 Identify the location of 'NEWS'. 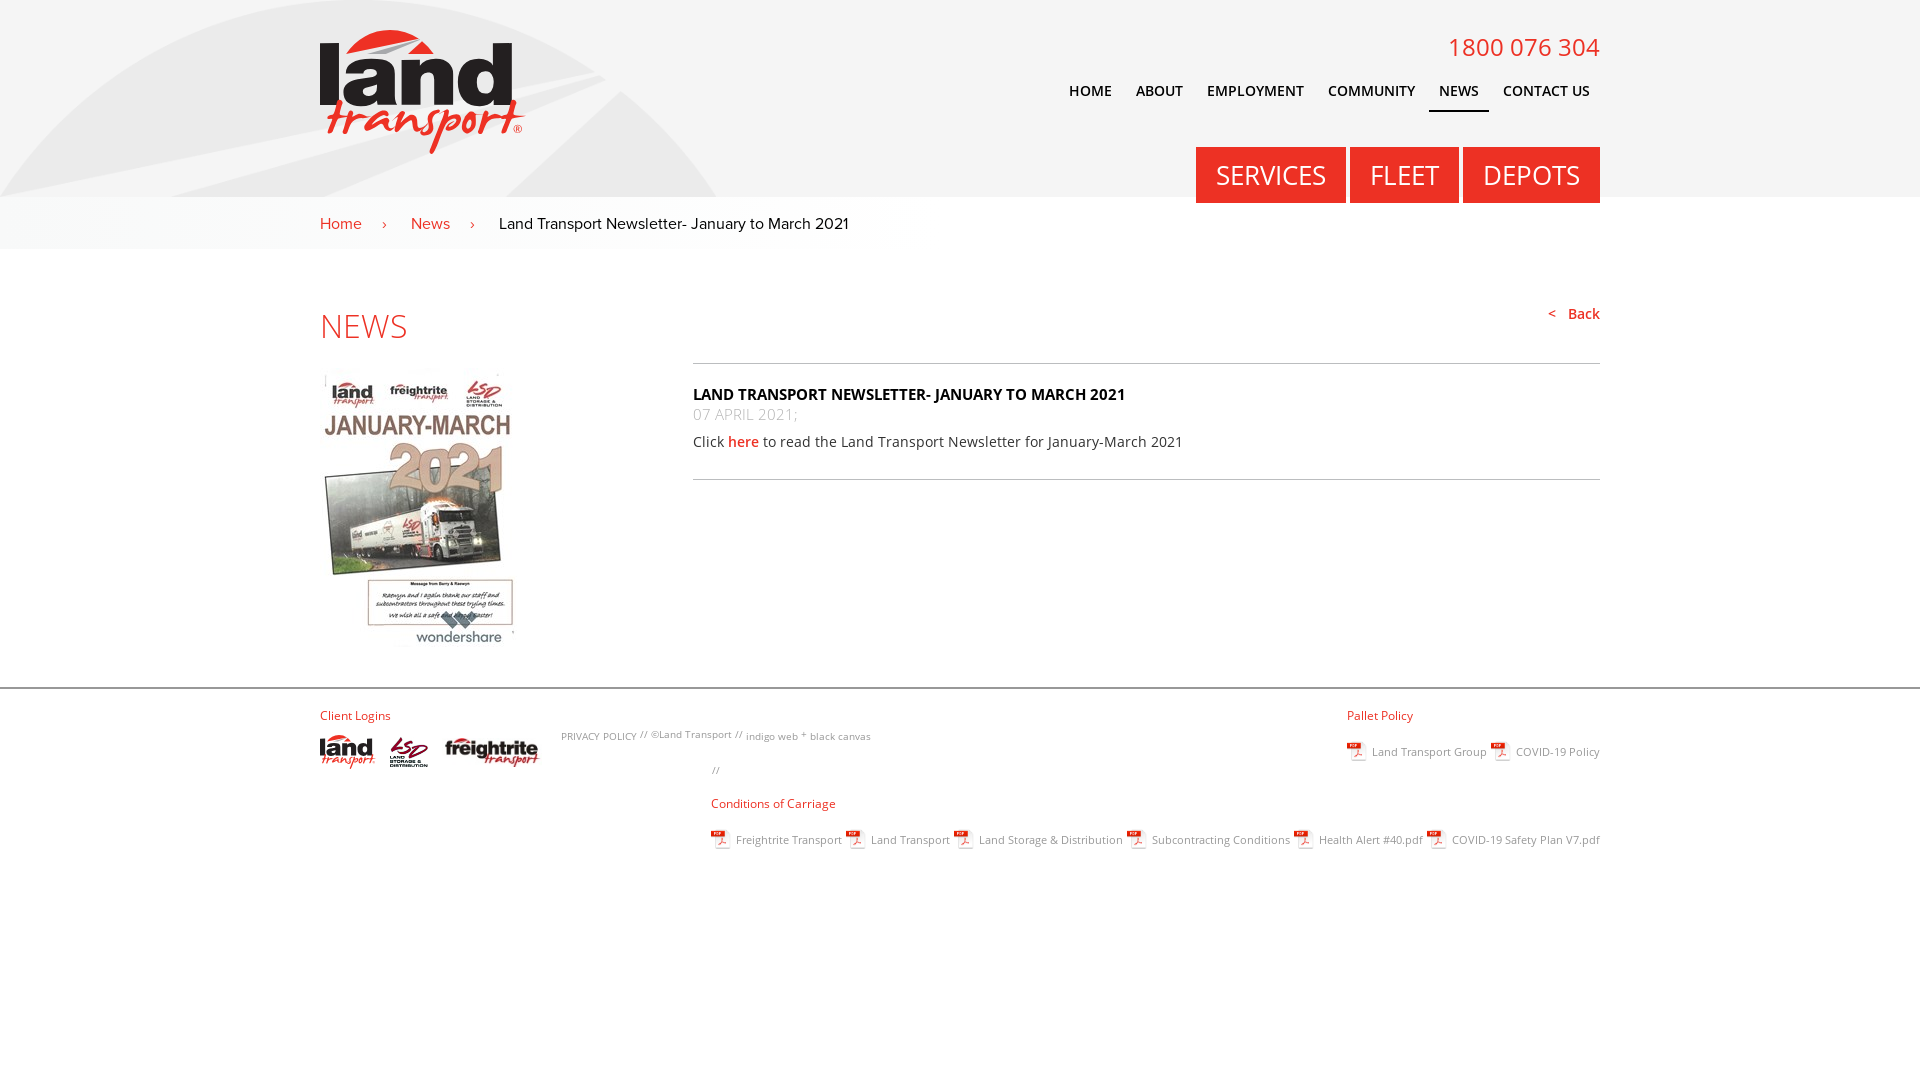
(1459, 91).